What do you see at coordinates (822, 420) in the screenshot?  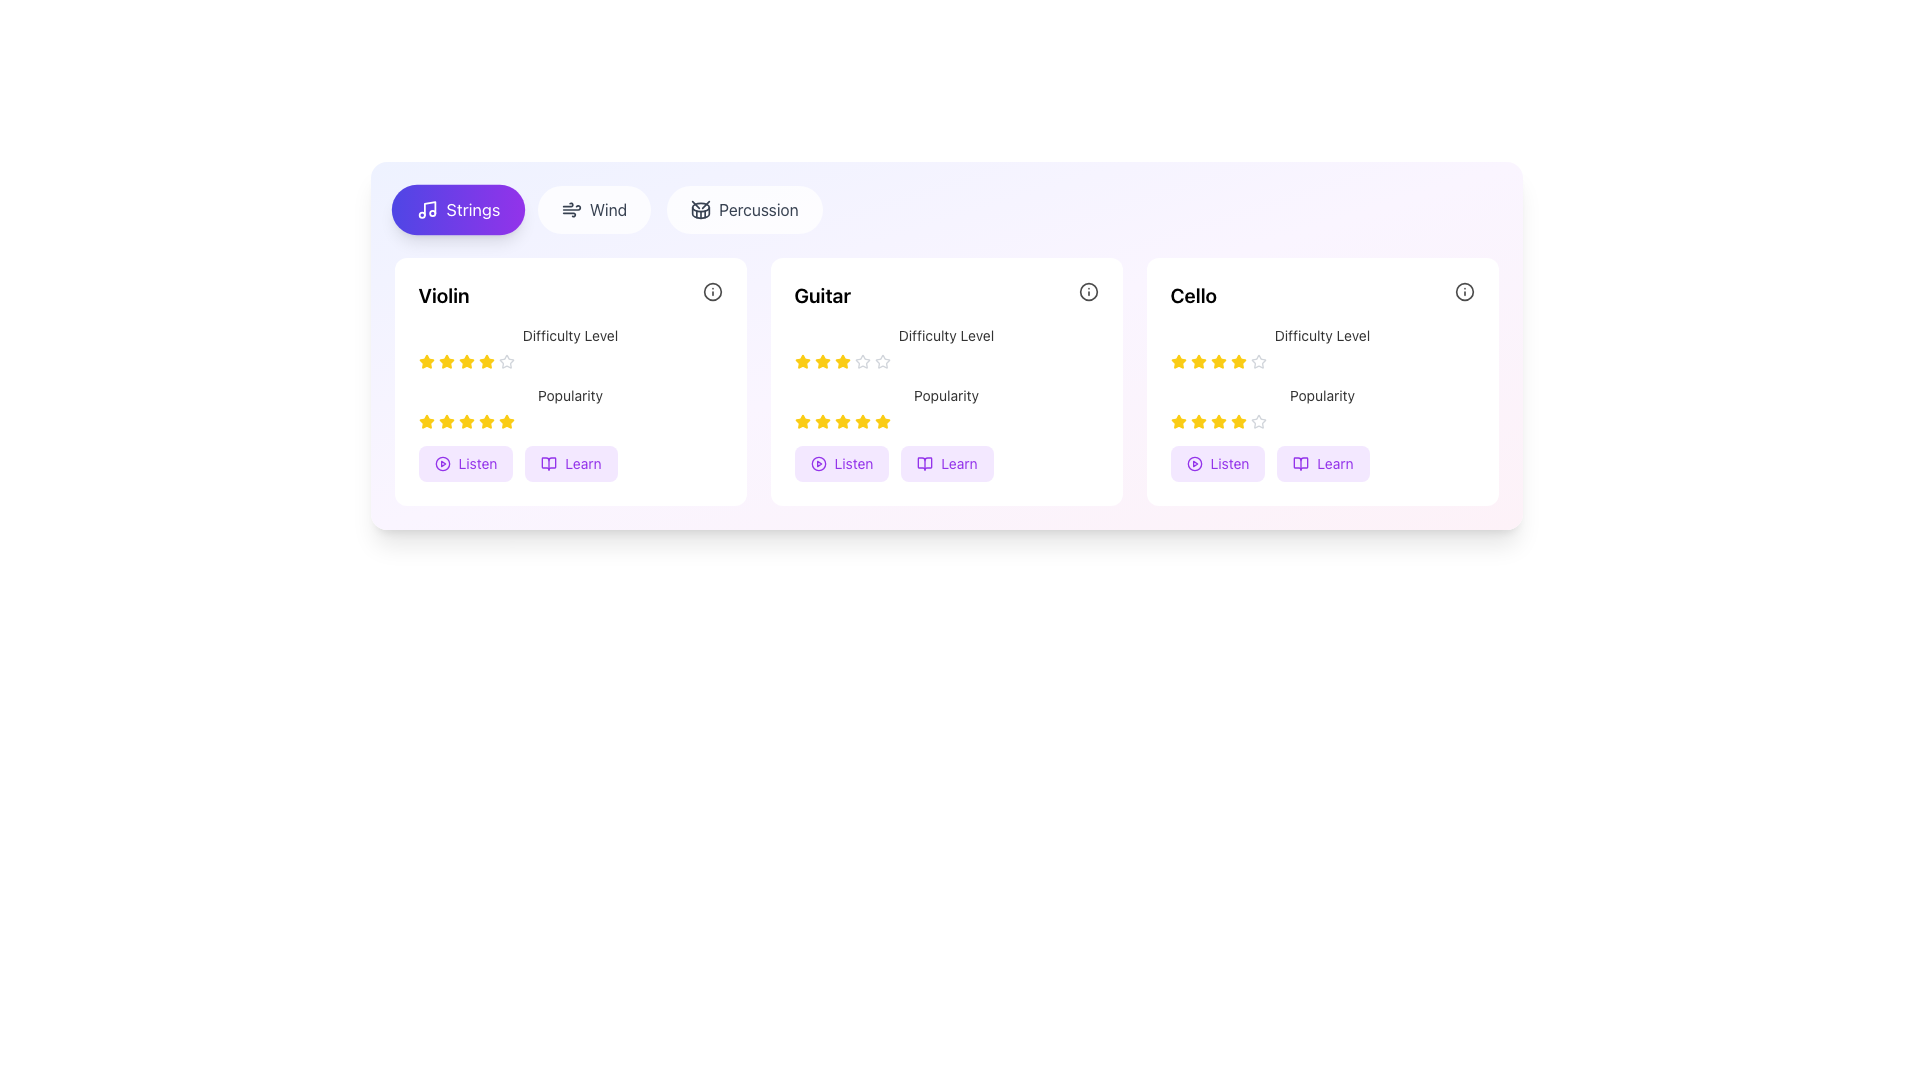 I see `the second star from the left in the 'Popularity' rating row of the 'Guitar' card to rate it` at bounding box center [822, 420].